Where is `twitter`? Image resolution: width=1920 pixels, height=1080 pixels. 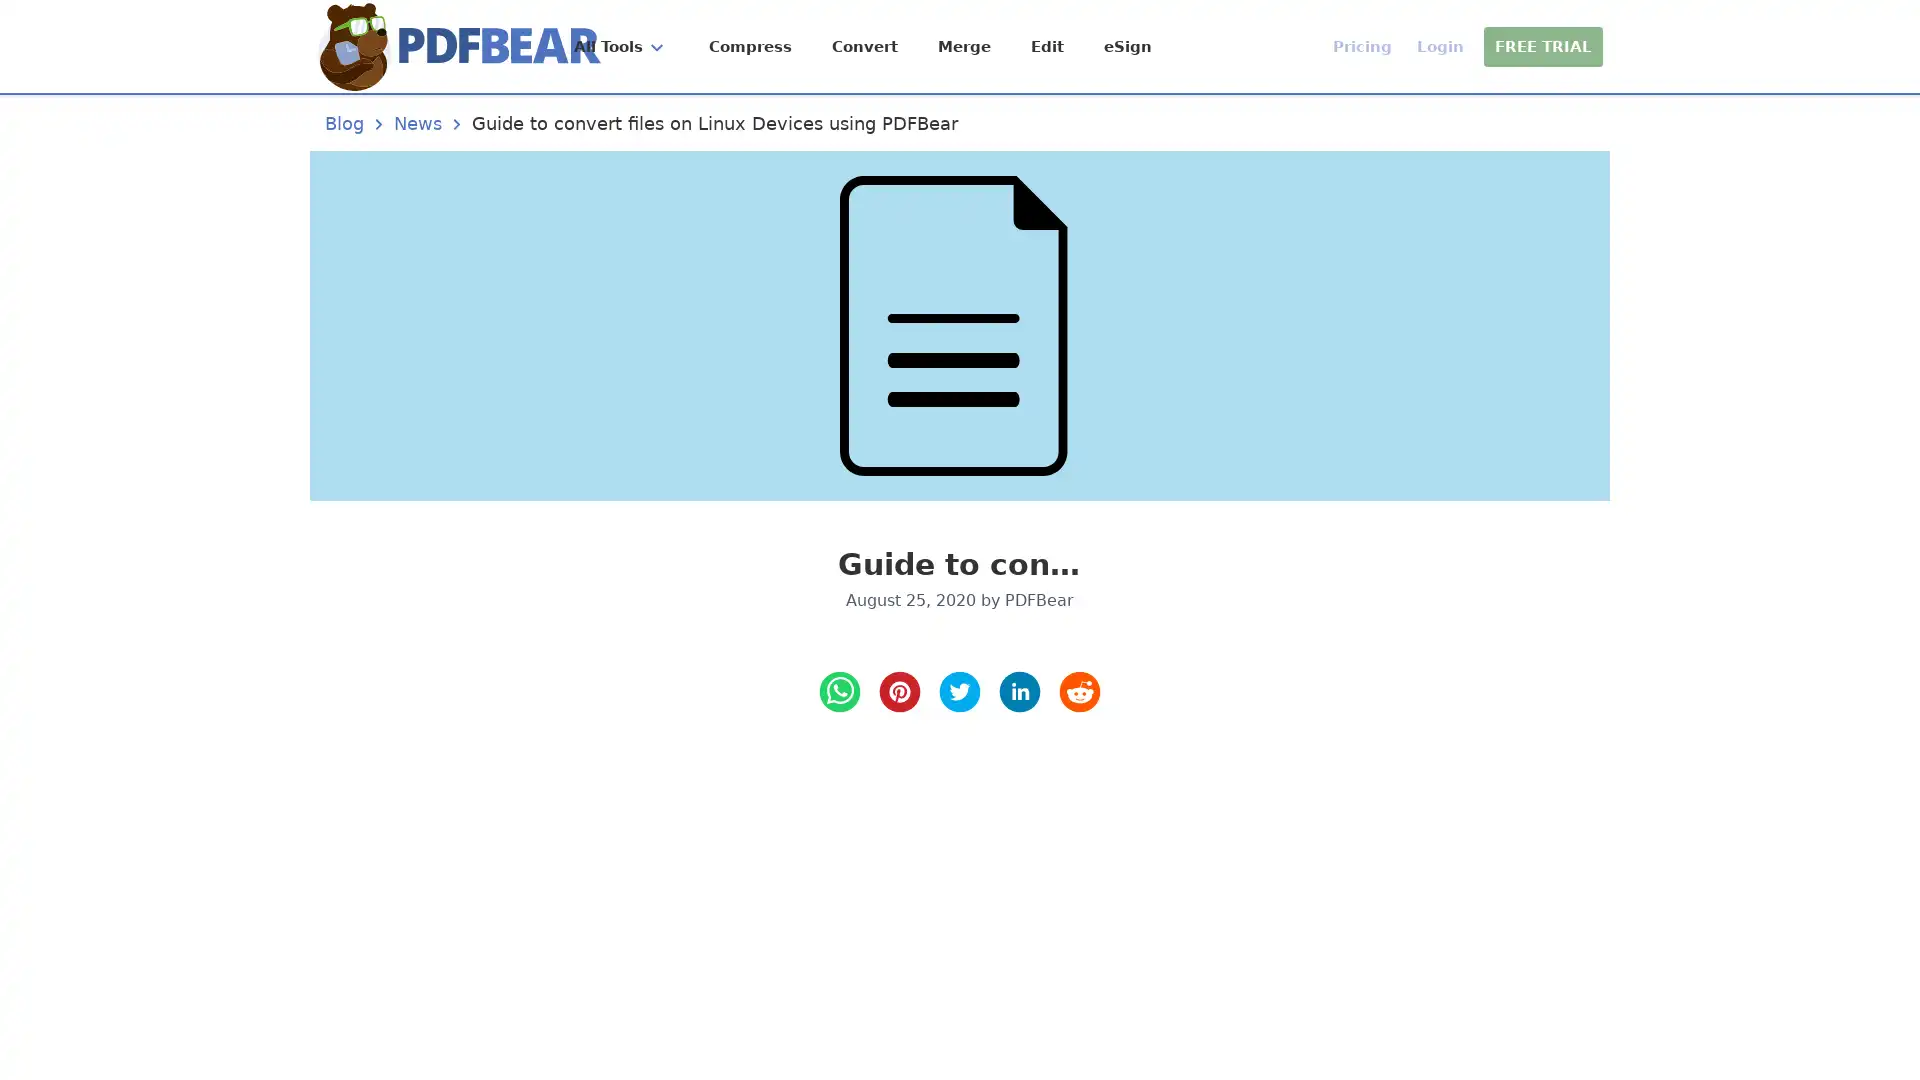 twitter is located at coordinates (960, 690).